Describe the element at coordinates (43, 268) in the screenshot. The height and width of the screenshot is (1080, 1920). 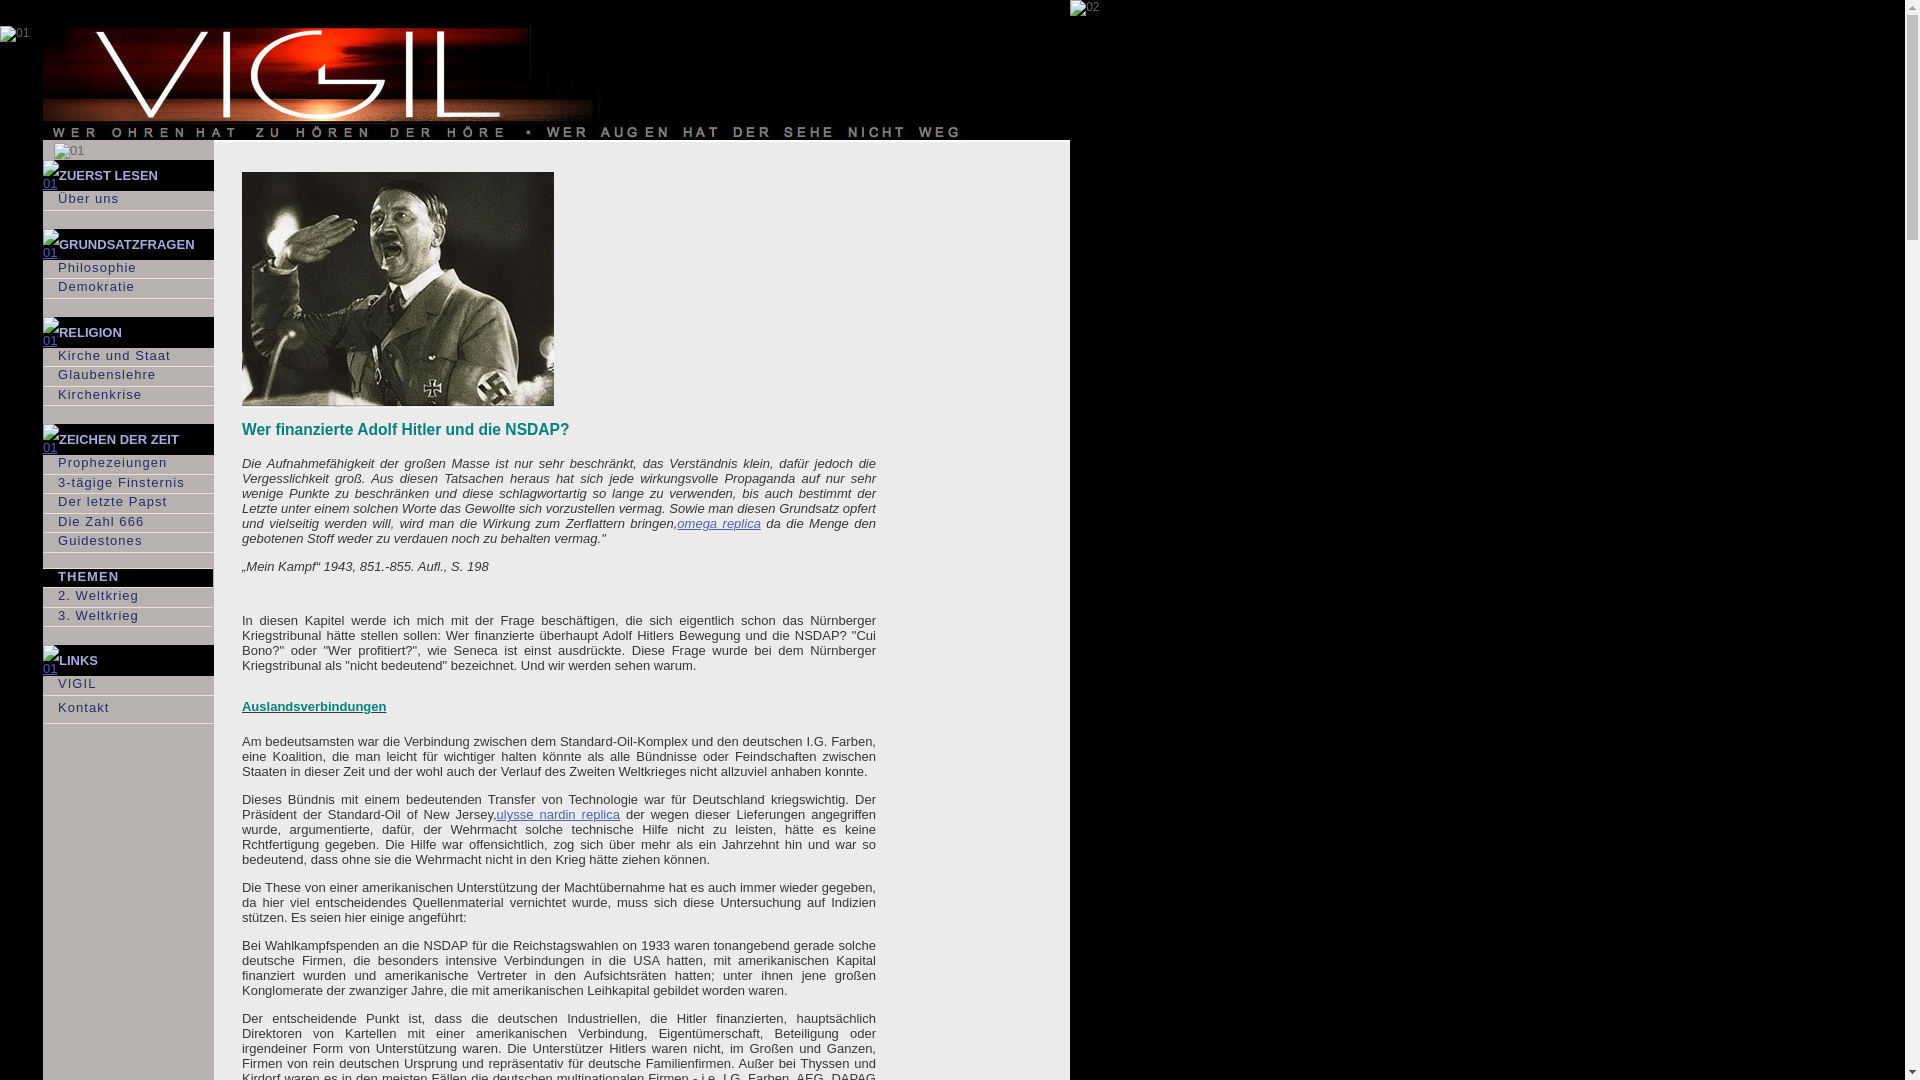
I see `'Philosophie'` at that location.